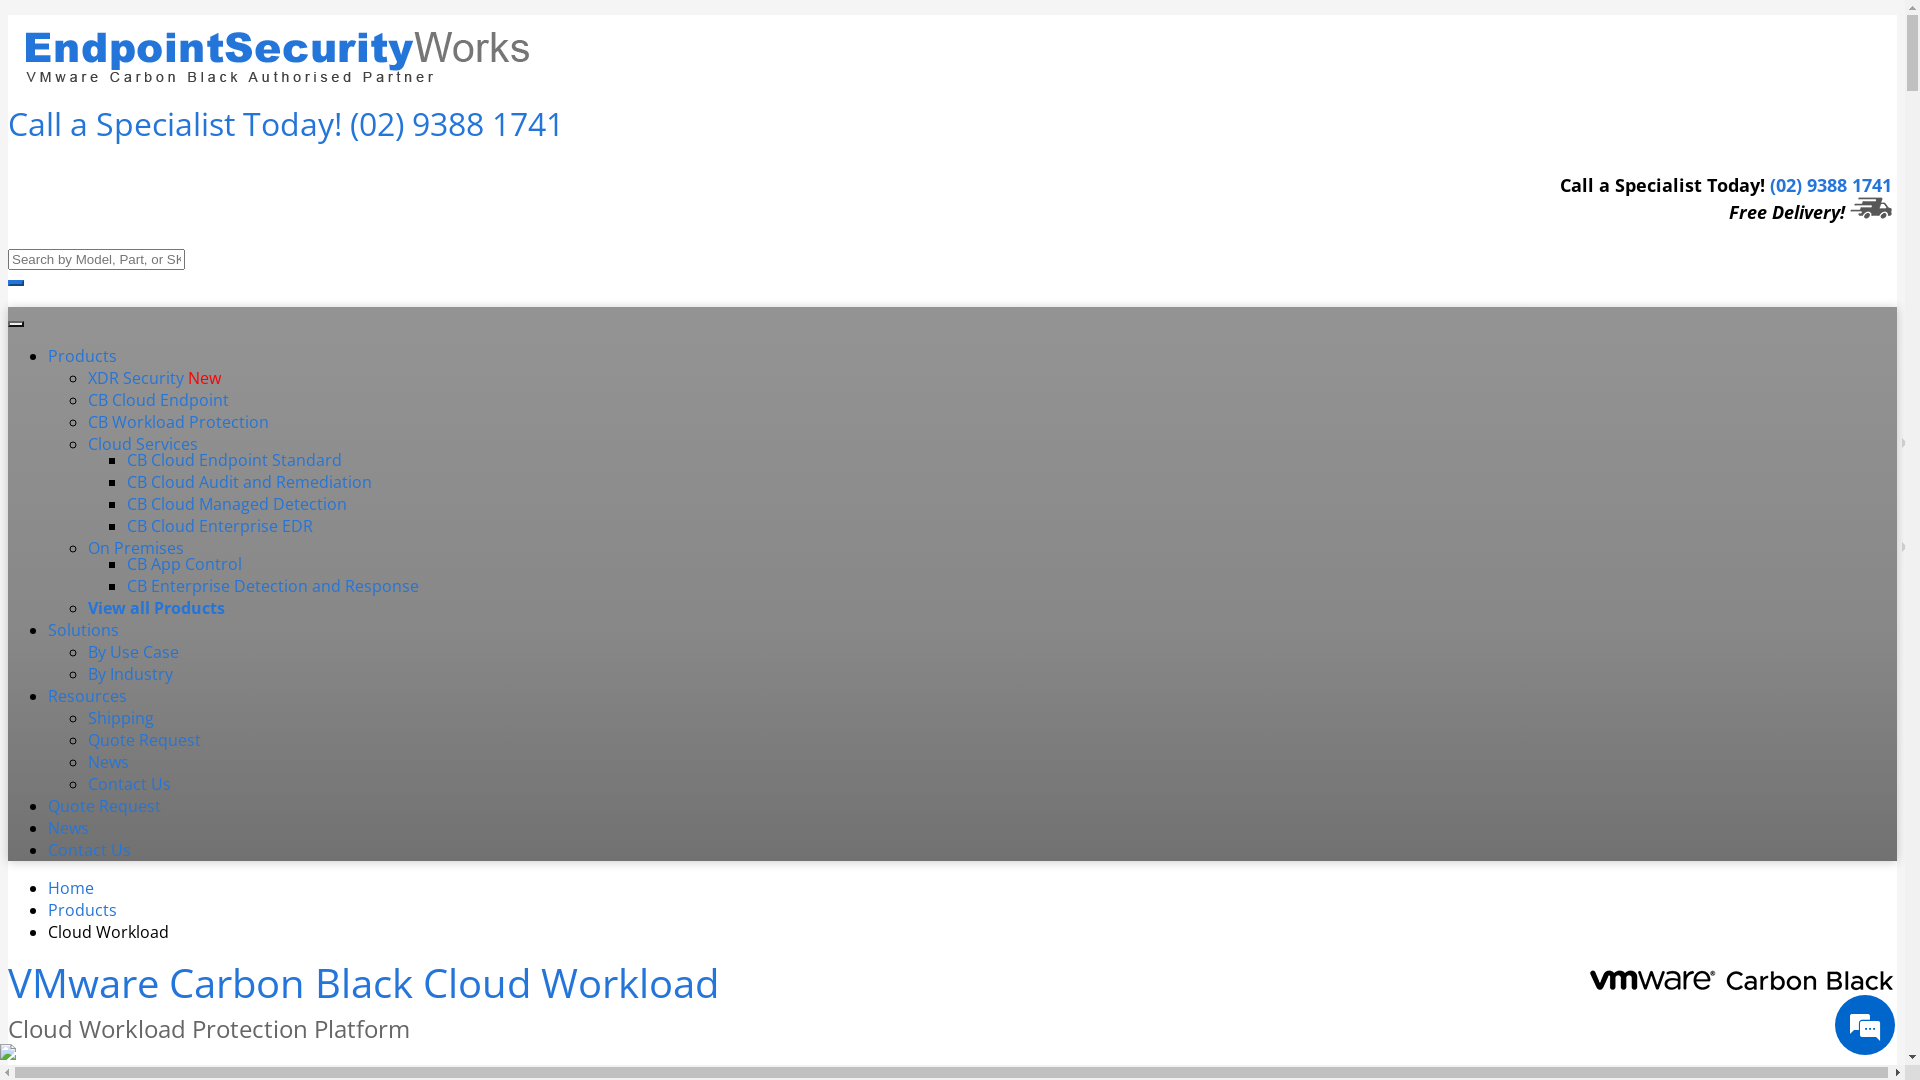 This screenshot has width=1920, height=1080. I want to click on 'CB Enterprise Detection and Response', so click(272, 585).